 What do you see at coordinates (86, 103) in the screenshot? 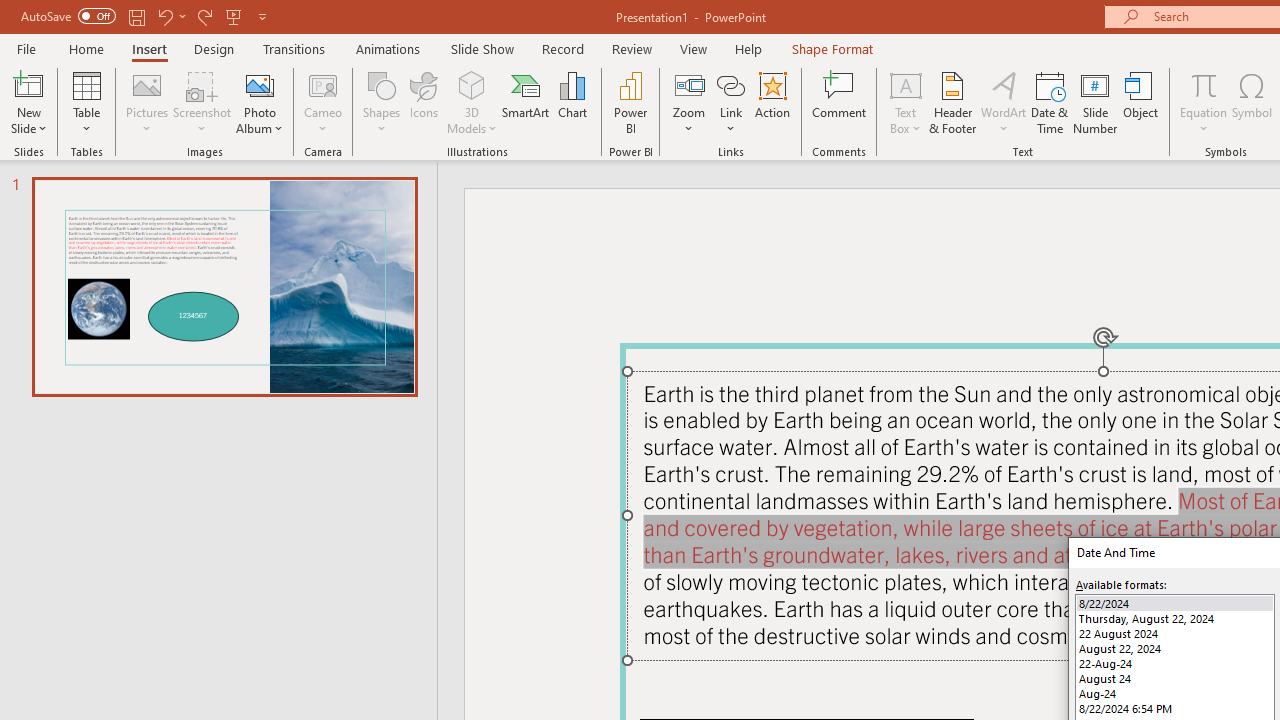
I see `'Table'` at bounding box center [86, 103].